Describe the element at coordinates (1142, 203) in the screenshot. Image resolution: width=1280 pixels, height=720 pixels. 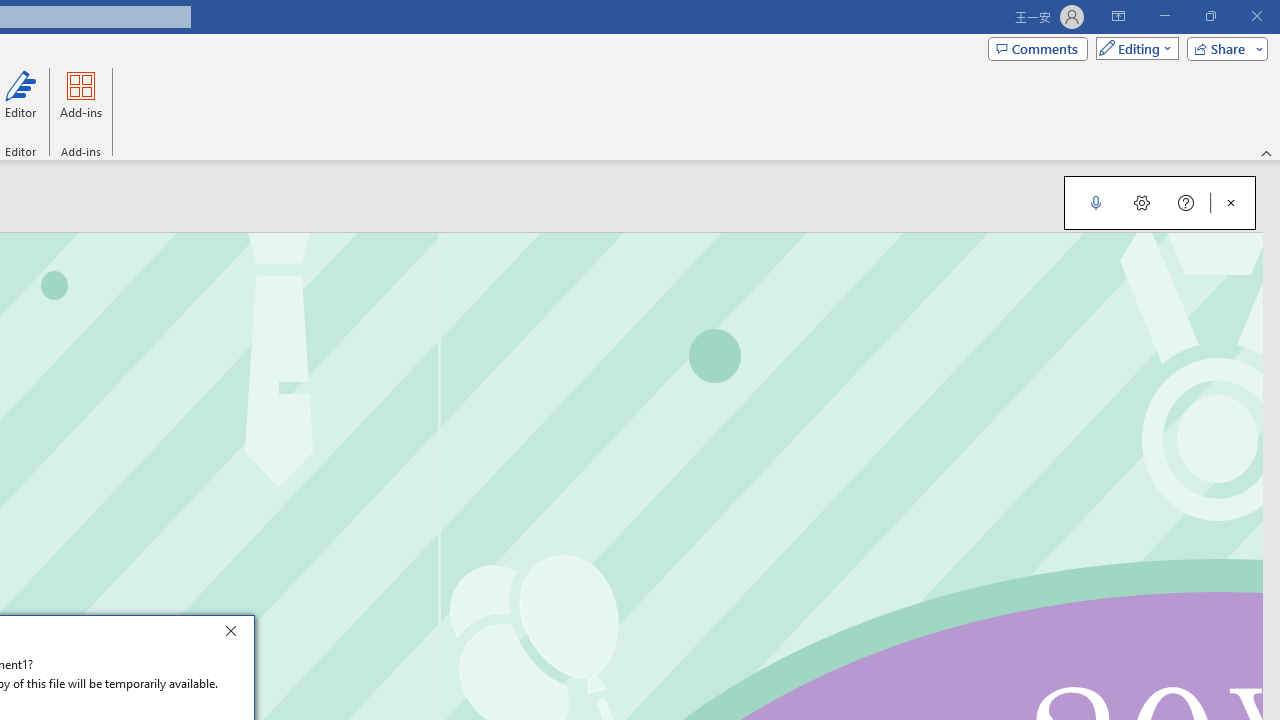
I see `'Dictation Settings'` at that location.